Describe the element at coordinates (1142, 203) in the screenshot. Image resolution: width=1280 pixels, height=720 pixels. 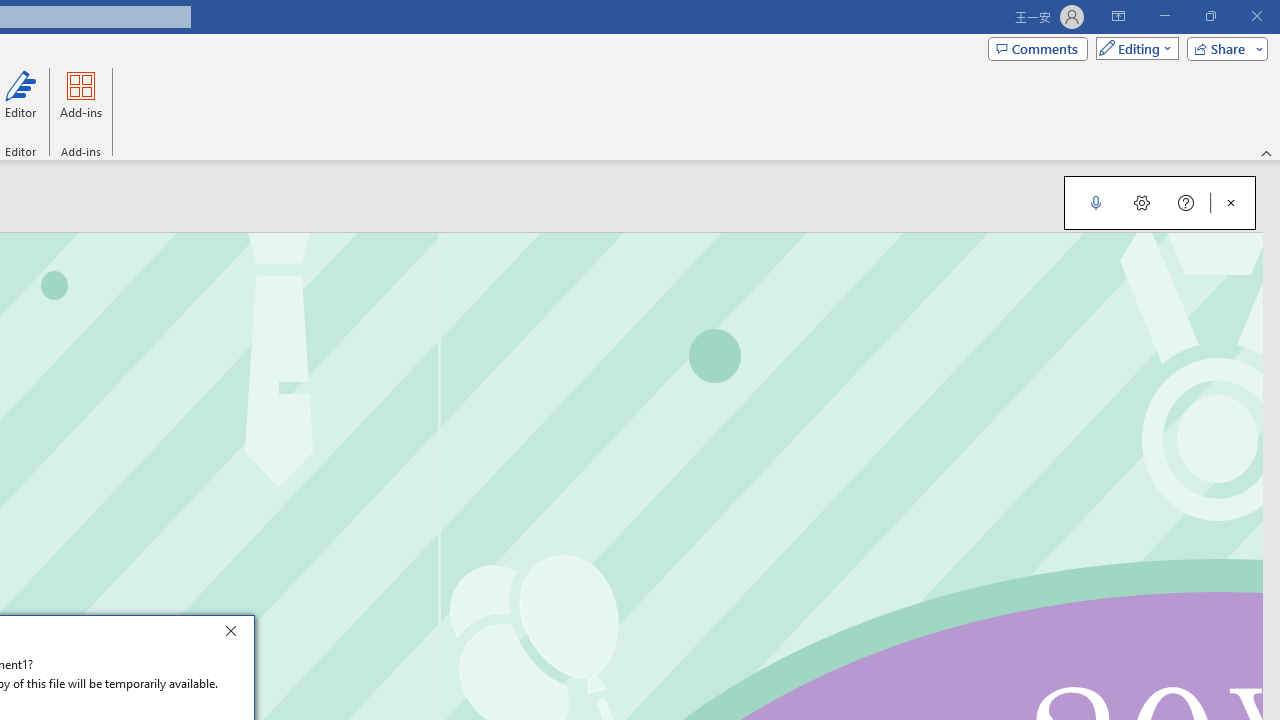
I see `'Dictation Settings'` at that location.